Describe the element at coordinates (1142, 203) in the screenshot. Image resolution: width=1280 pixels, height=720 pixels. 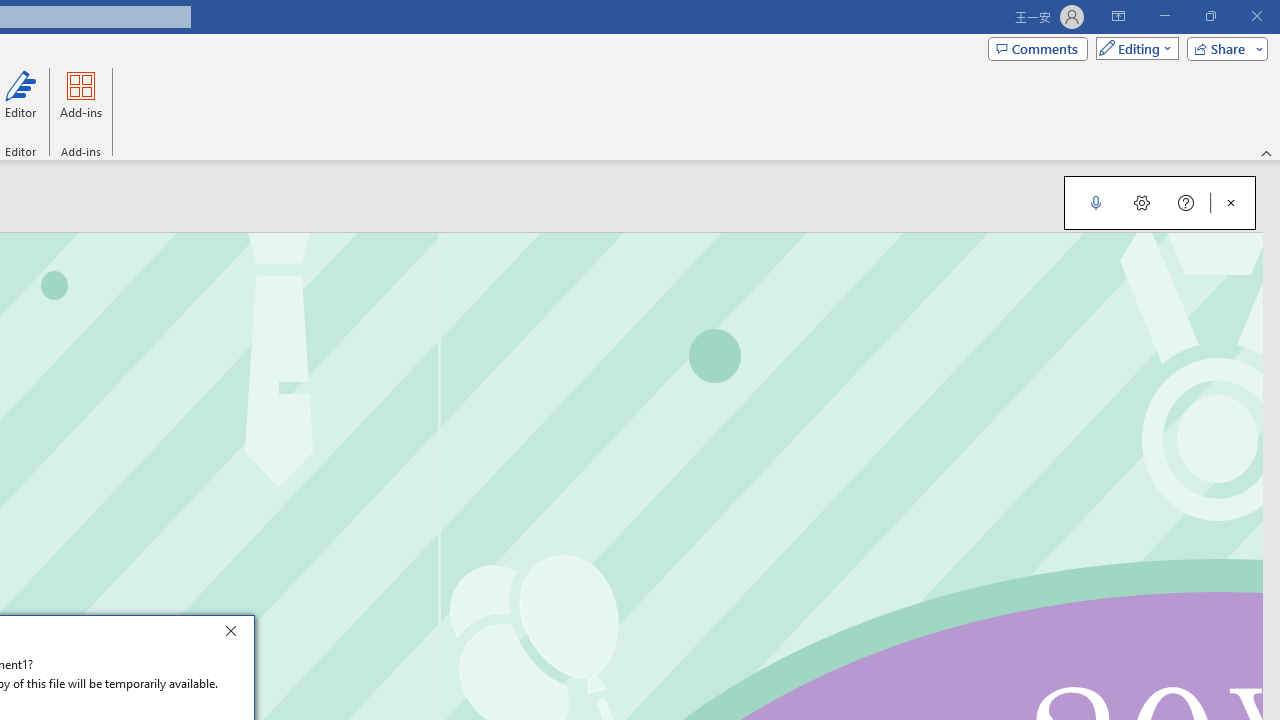
I see `'Dictation Settings'` at that location.